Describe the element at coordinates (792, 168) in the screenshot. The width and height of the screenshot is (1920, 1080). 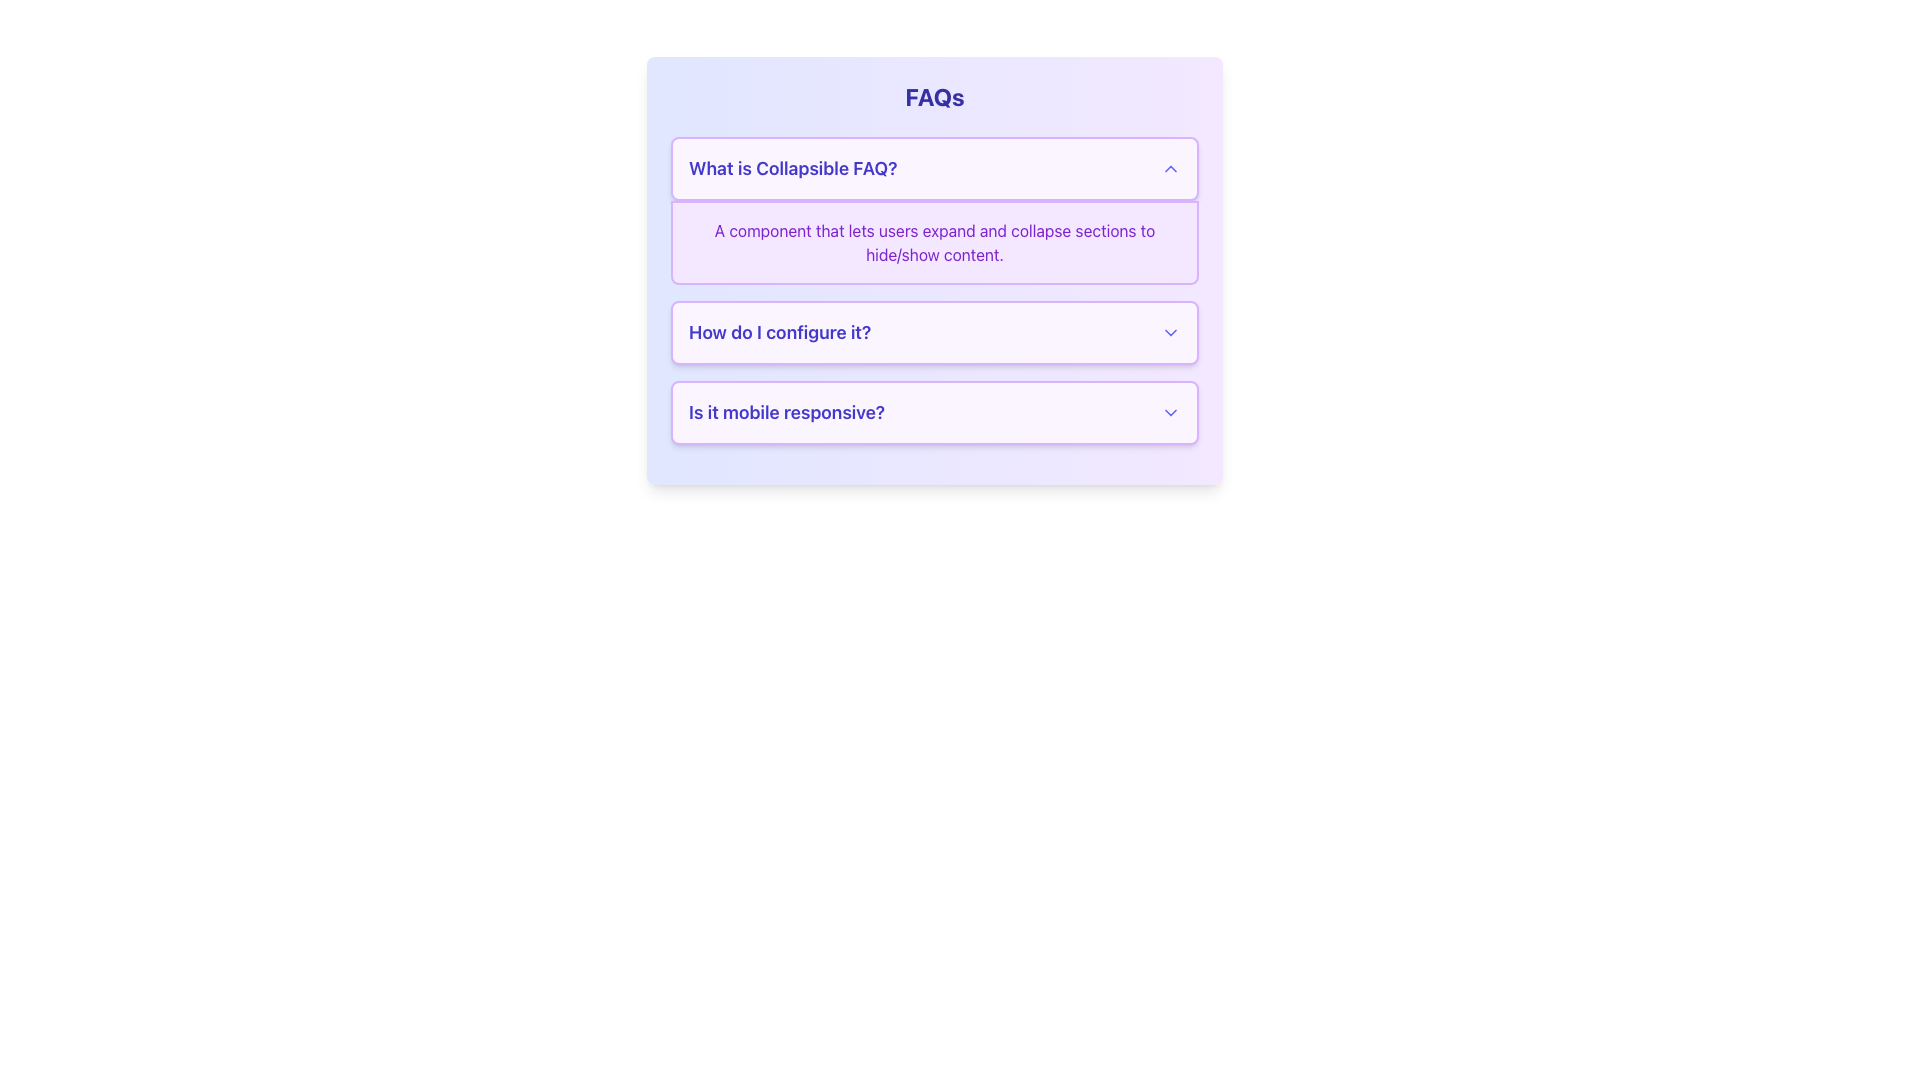
I see `the first textual item of the collapsible FAQ item, which serves as its title` at that location.